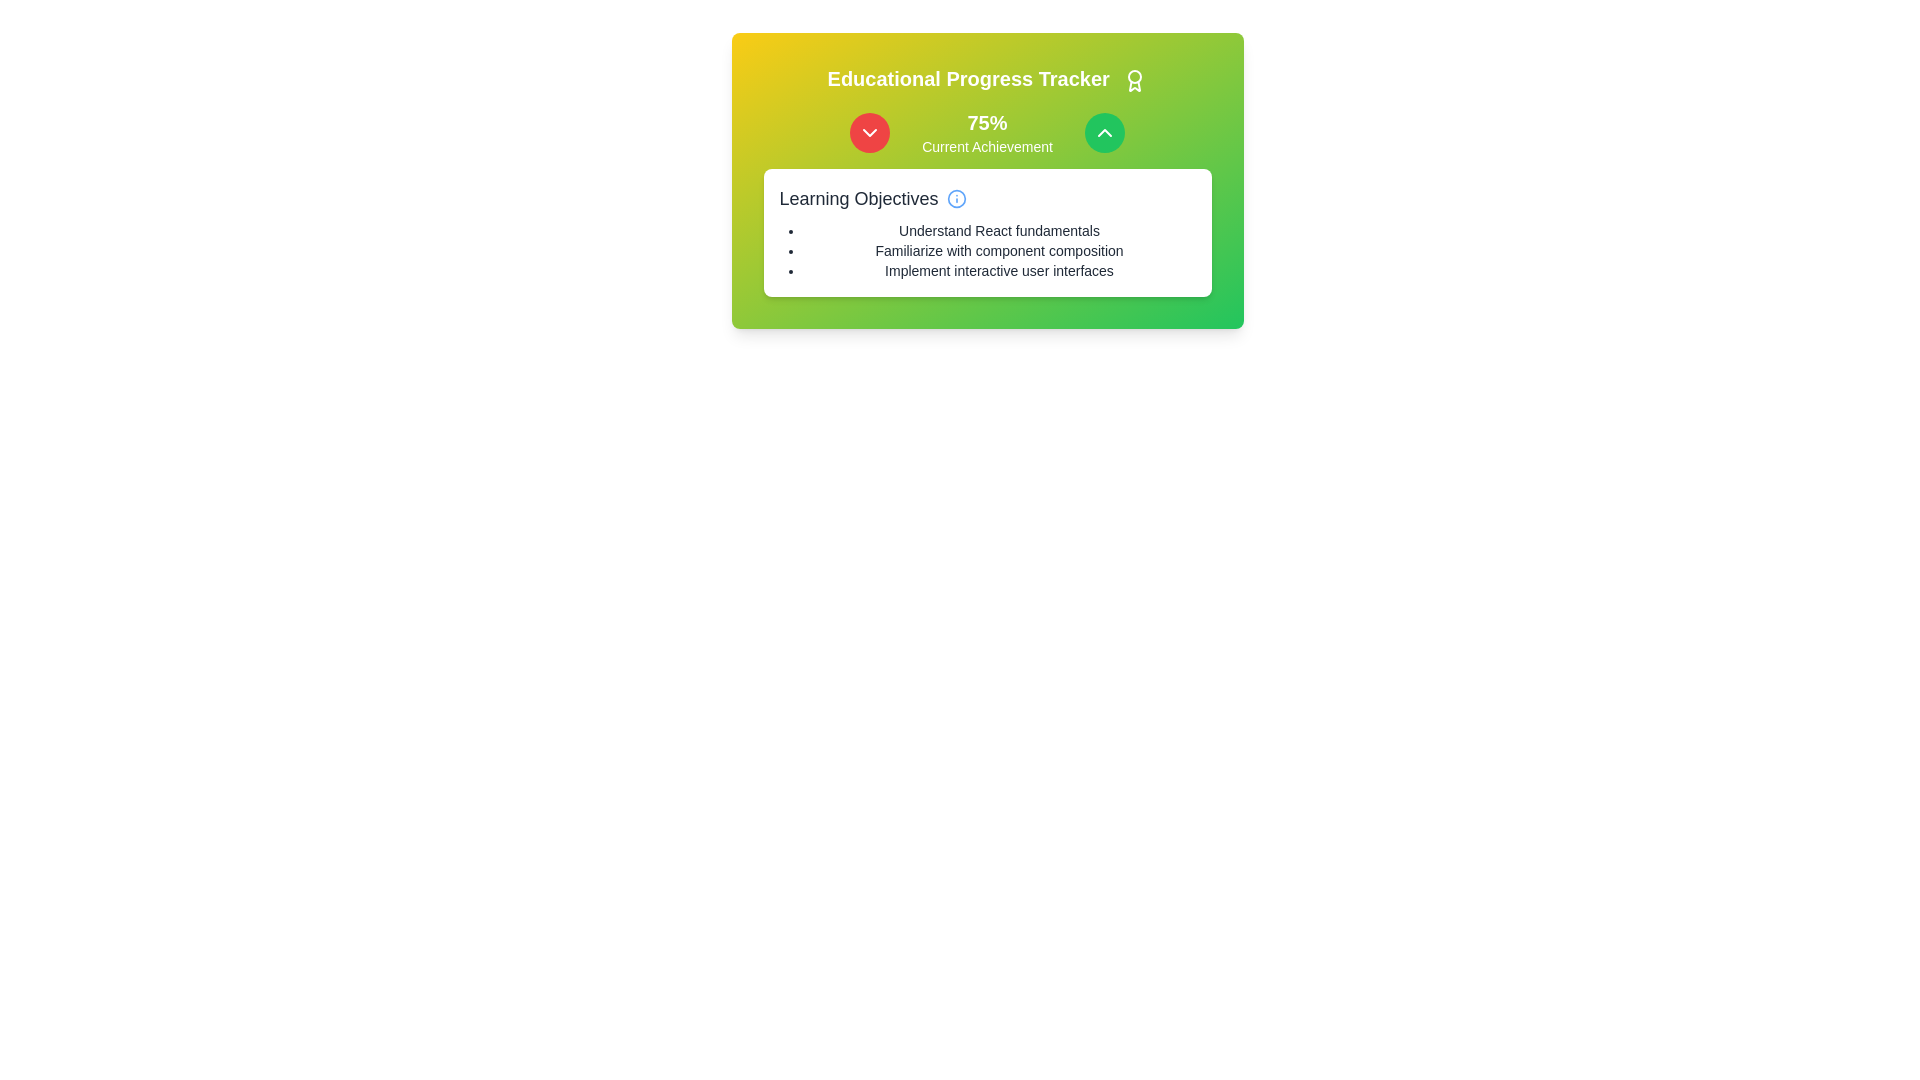 The width and height of the screenshot is (1920, 1080). I want to click on the downward-pointing chevron icon embedded in a circular button with a vibrant red background, located in the upper left section of the 'Educational Progress Tracker' card, so click(870, 132).